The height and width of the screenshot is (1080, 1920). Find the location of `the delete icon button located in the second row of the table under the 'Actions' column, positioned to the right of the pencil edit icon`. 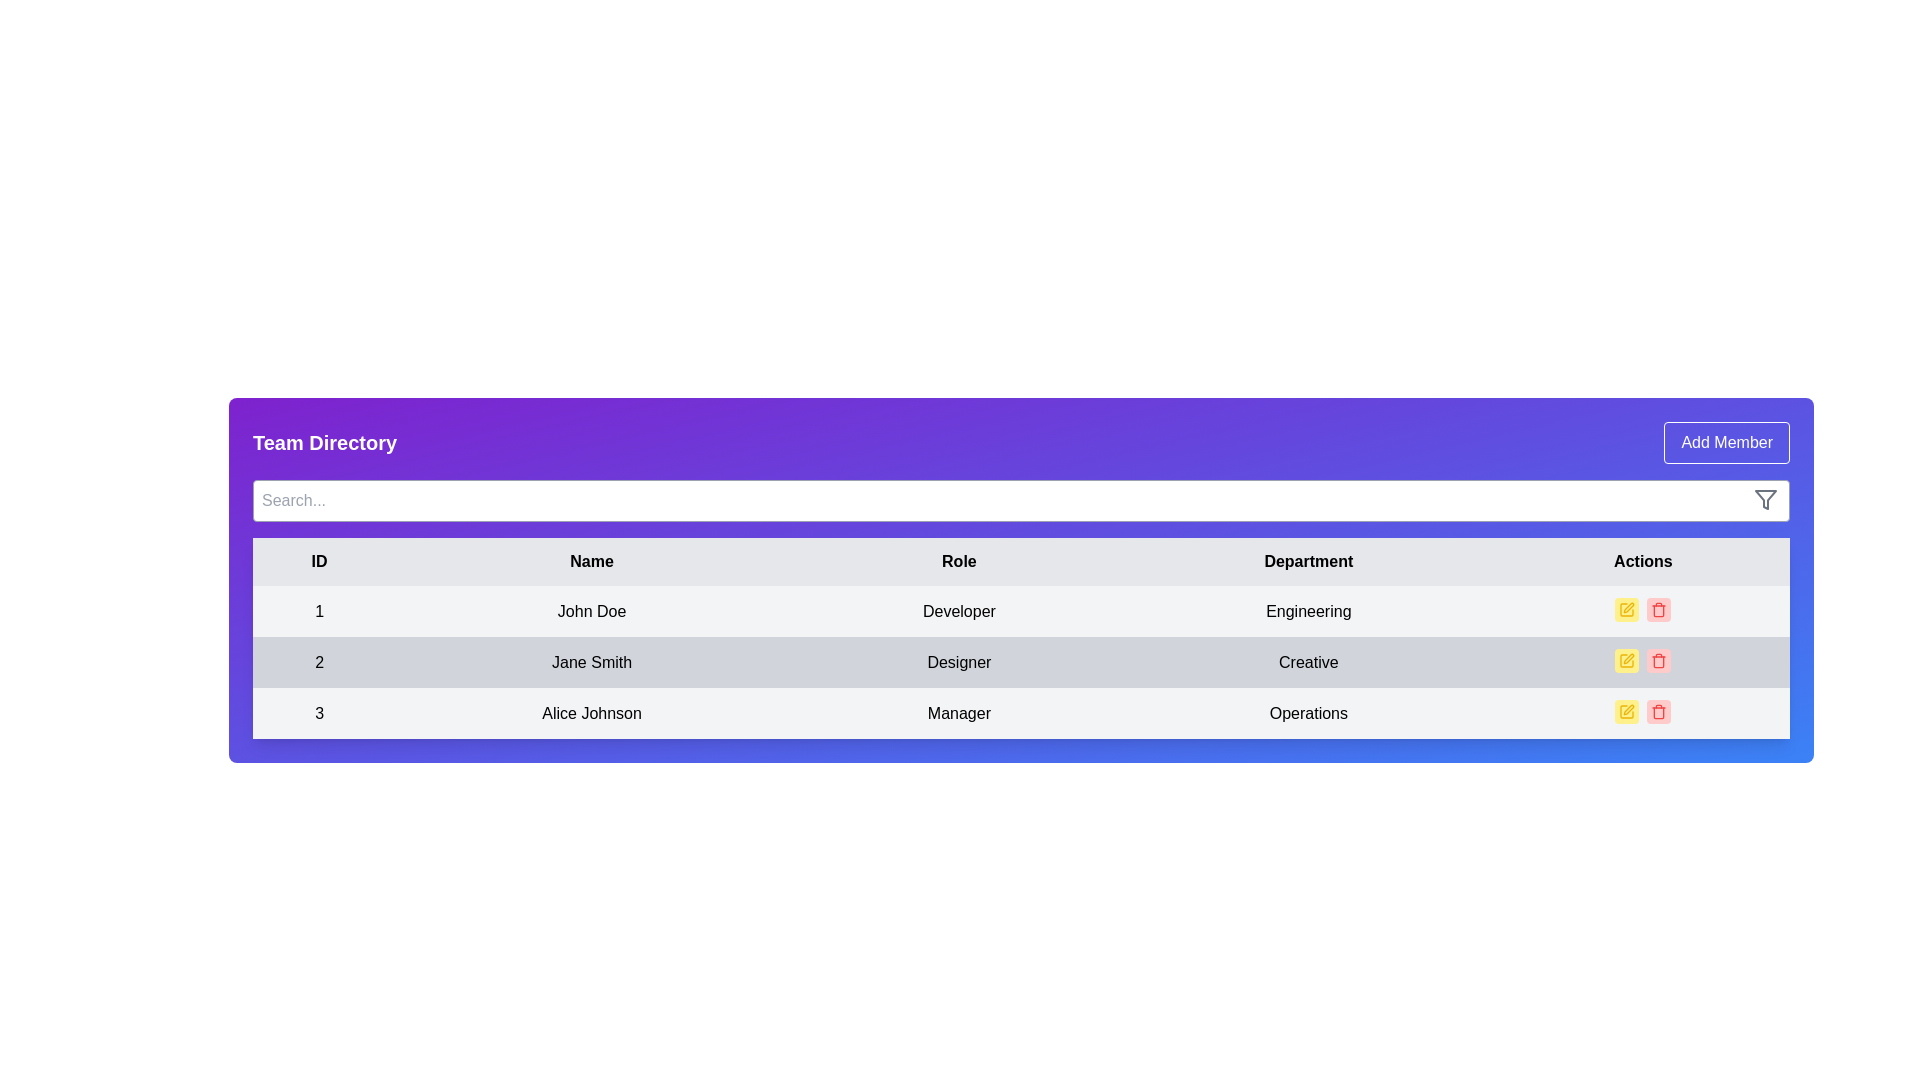

the delete icon button located in the second row of the table under the 'Actions' column, positioned to the right of the pencil edit icon is located at coordinates (1659, 660).